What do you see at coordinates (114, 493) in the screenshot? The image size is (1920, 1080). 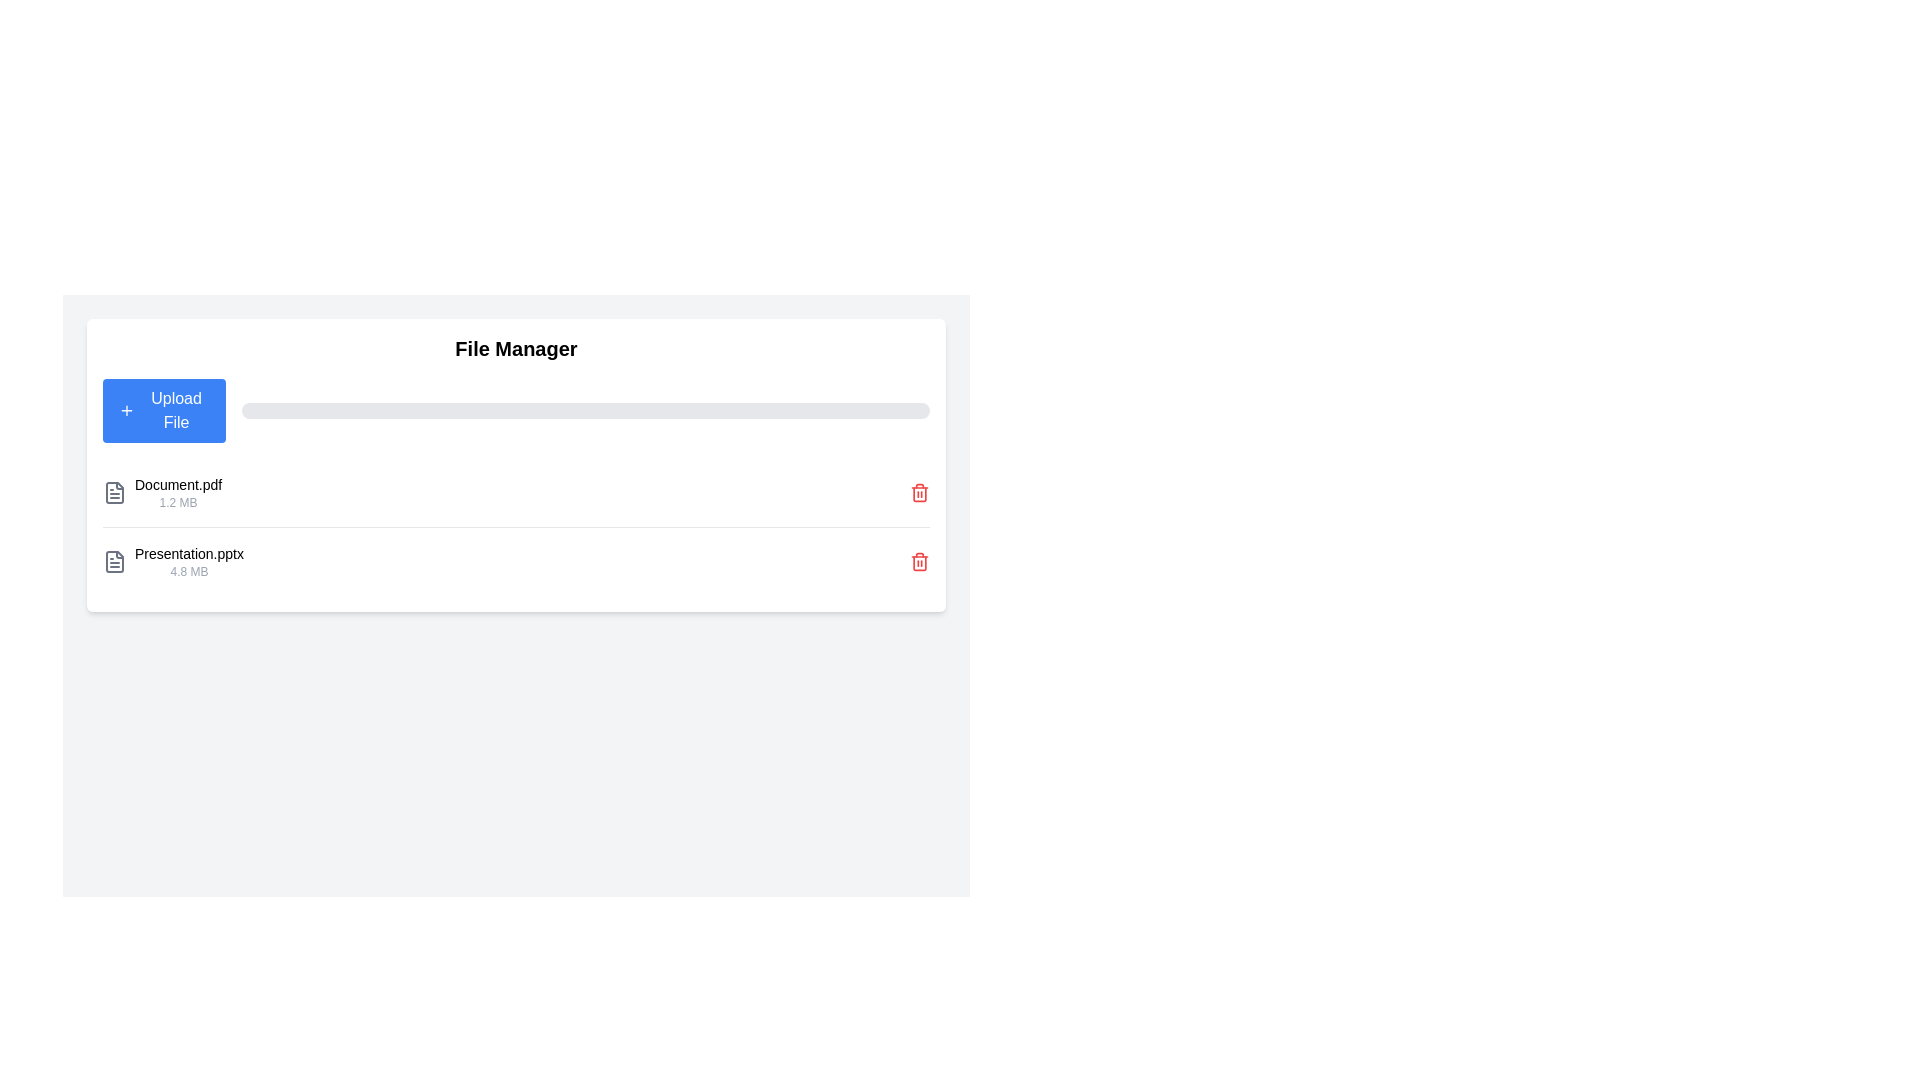 I see `the document file icon located to the left of 'Document.pdf' in the file manager section` at bounding box center [114, 493].